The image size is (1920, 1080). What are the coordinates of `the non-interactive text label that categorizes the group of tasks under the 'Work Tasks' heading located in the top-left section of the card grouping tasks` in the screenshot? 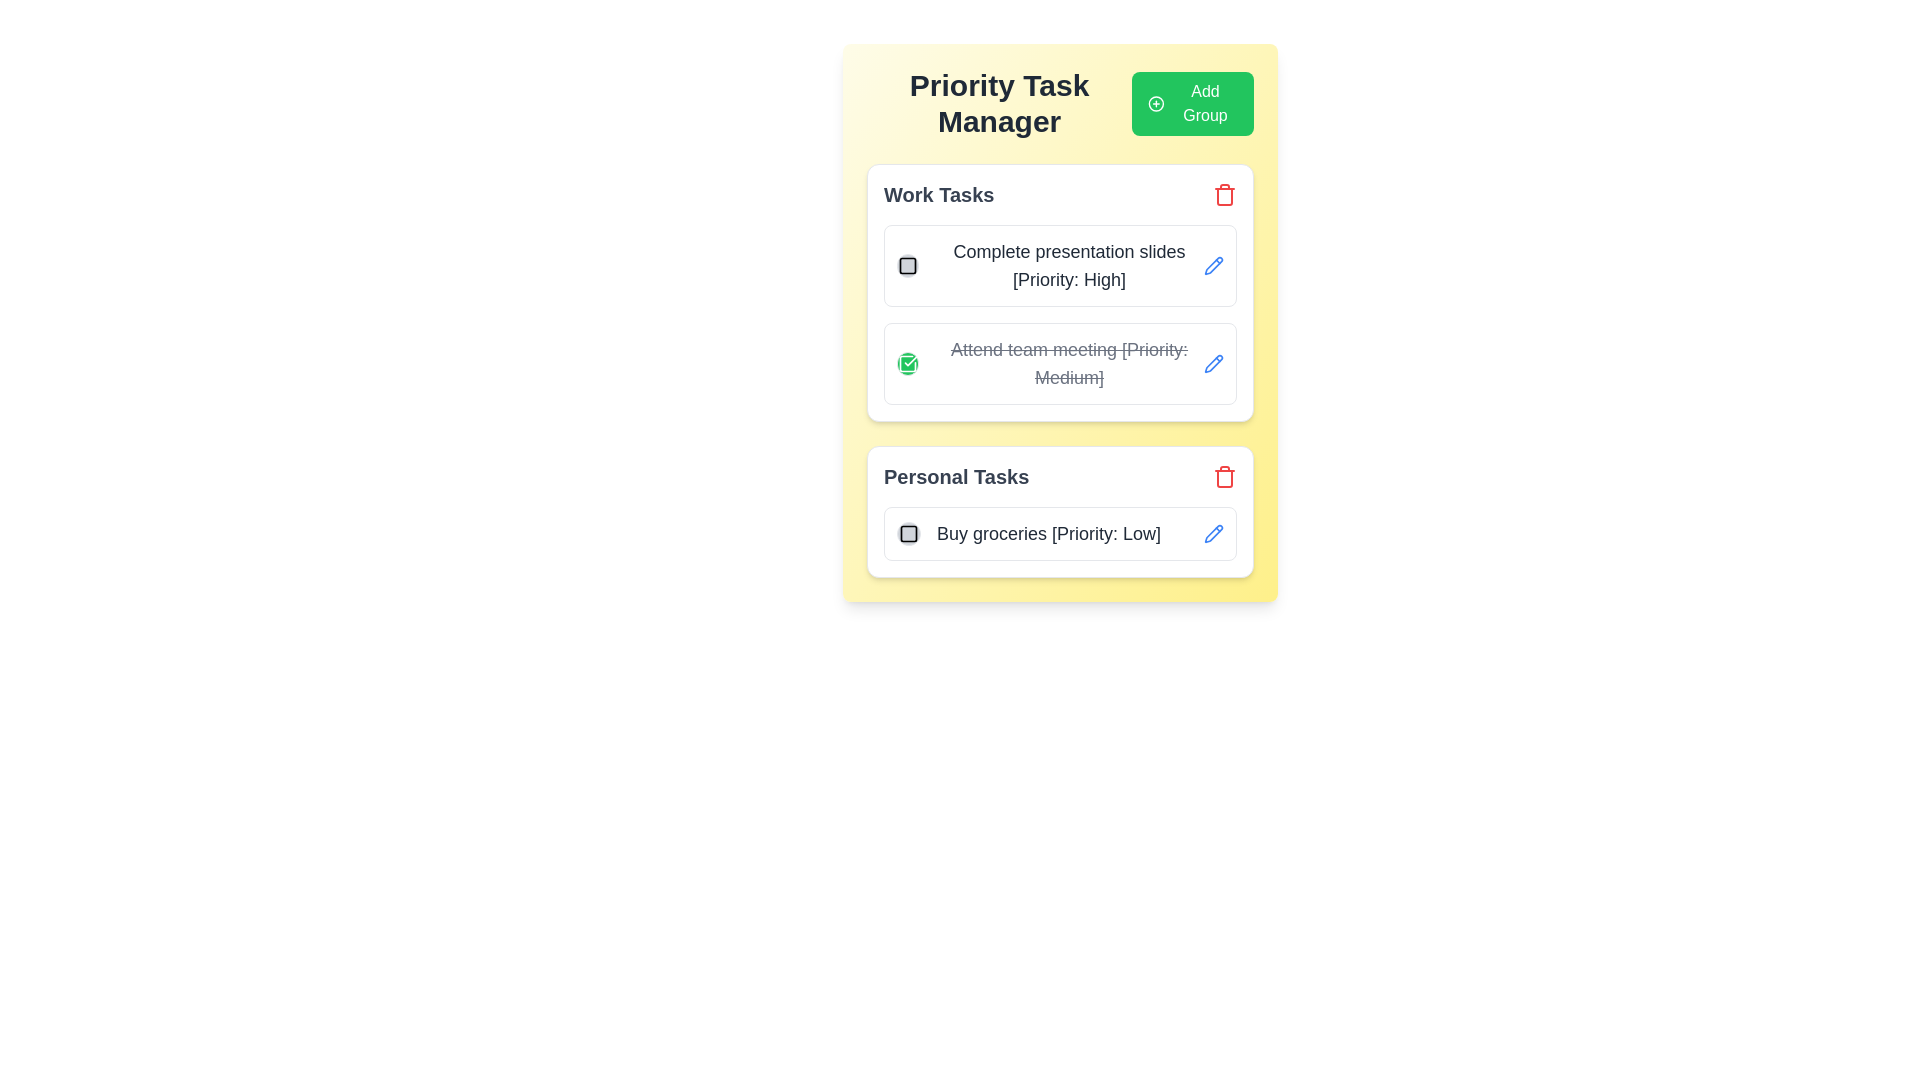 It's located at (938, 195).